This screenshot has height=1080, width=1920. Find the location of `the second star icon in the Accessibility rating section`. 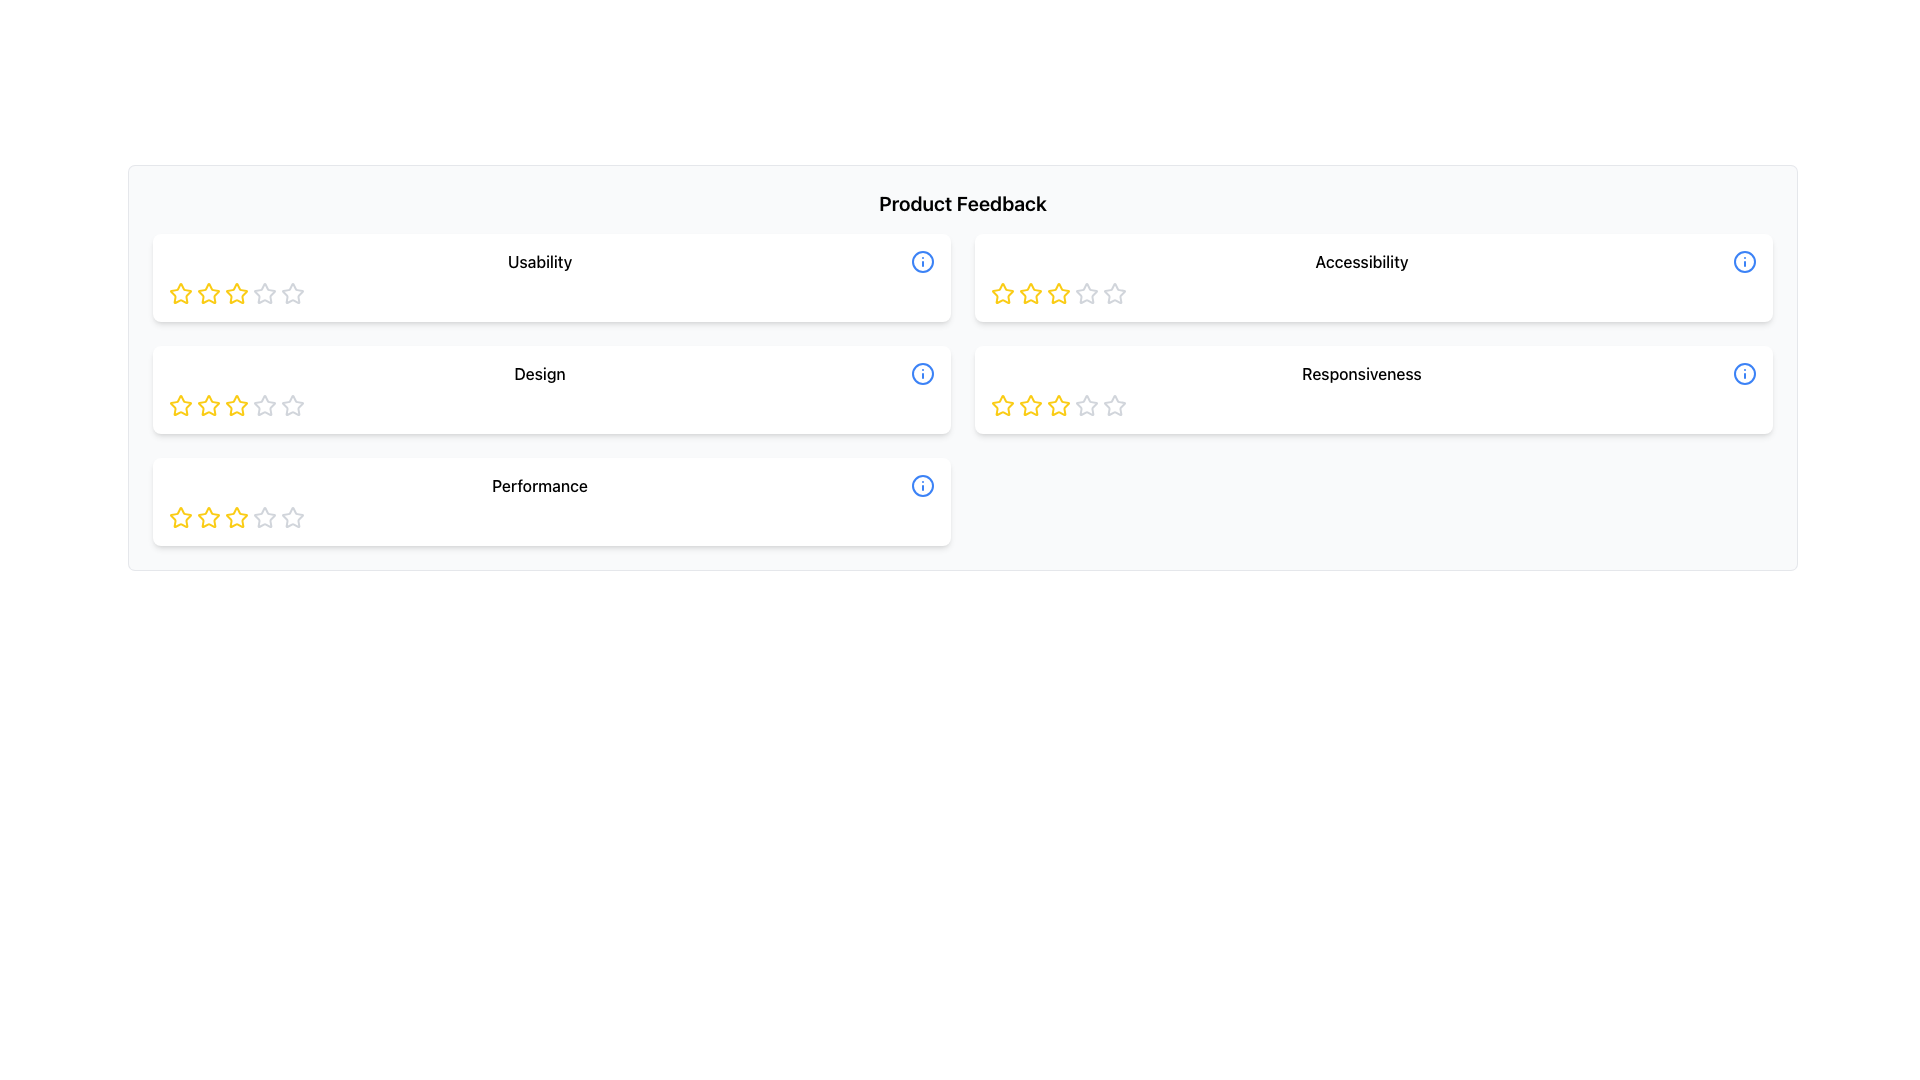

the second star icon in the Accessibility rating section is located at coordinates (1031, 293).